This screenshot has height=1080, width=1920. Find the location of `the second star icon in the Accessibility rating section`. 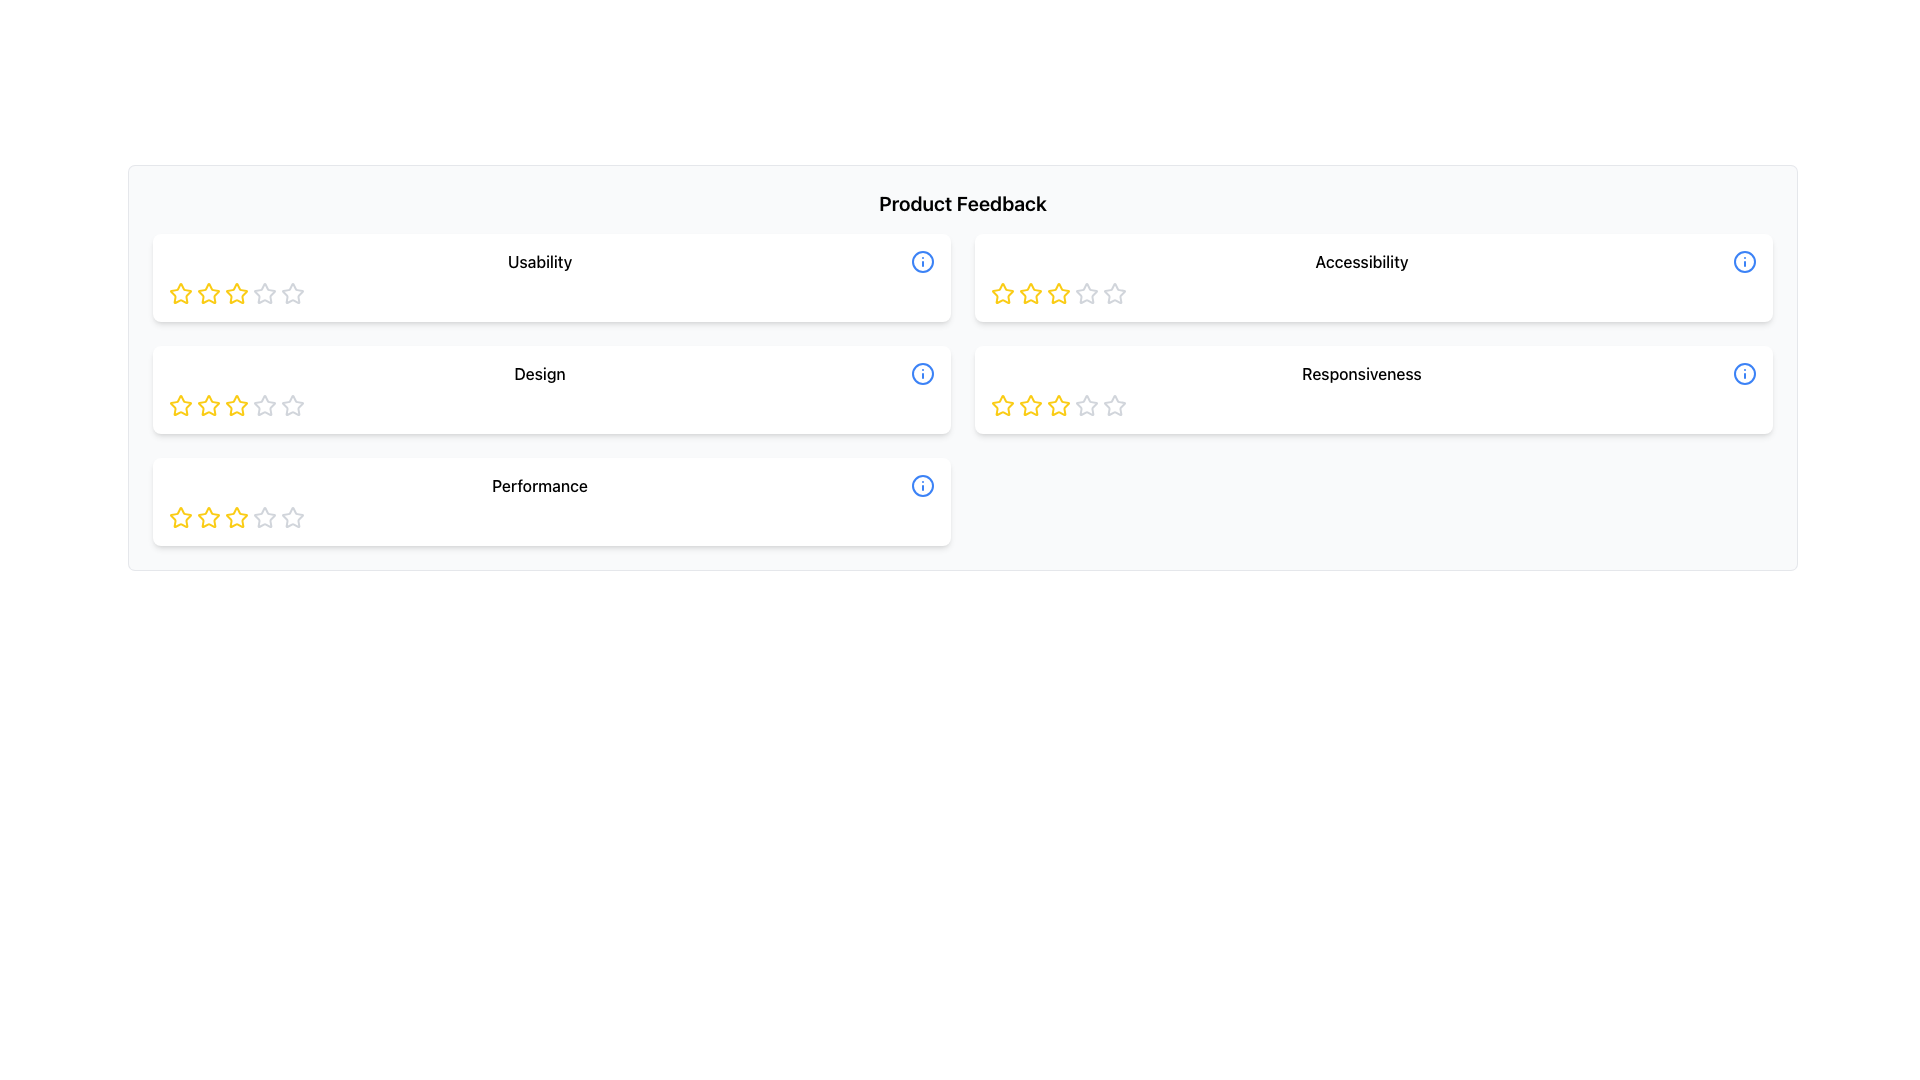

the second star icon in the Accessibility rating section is located at coordinates (1031, 293).